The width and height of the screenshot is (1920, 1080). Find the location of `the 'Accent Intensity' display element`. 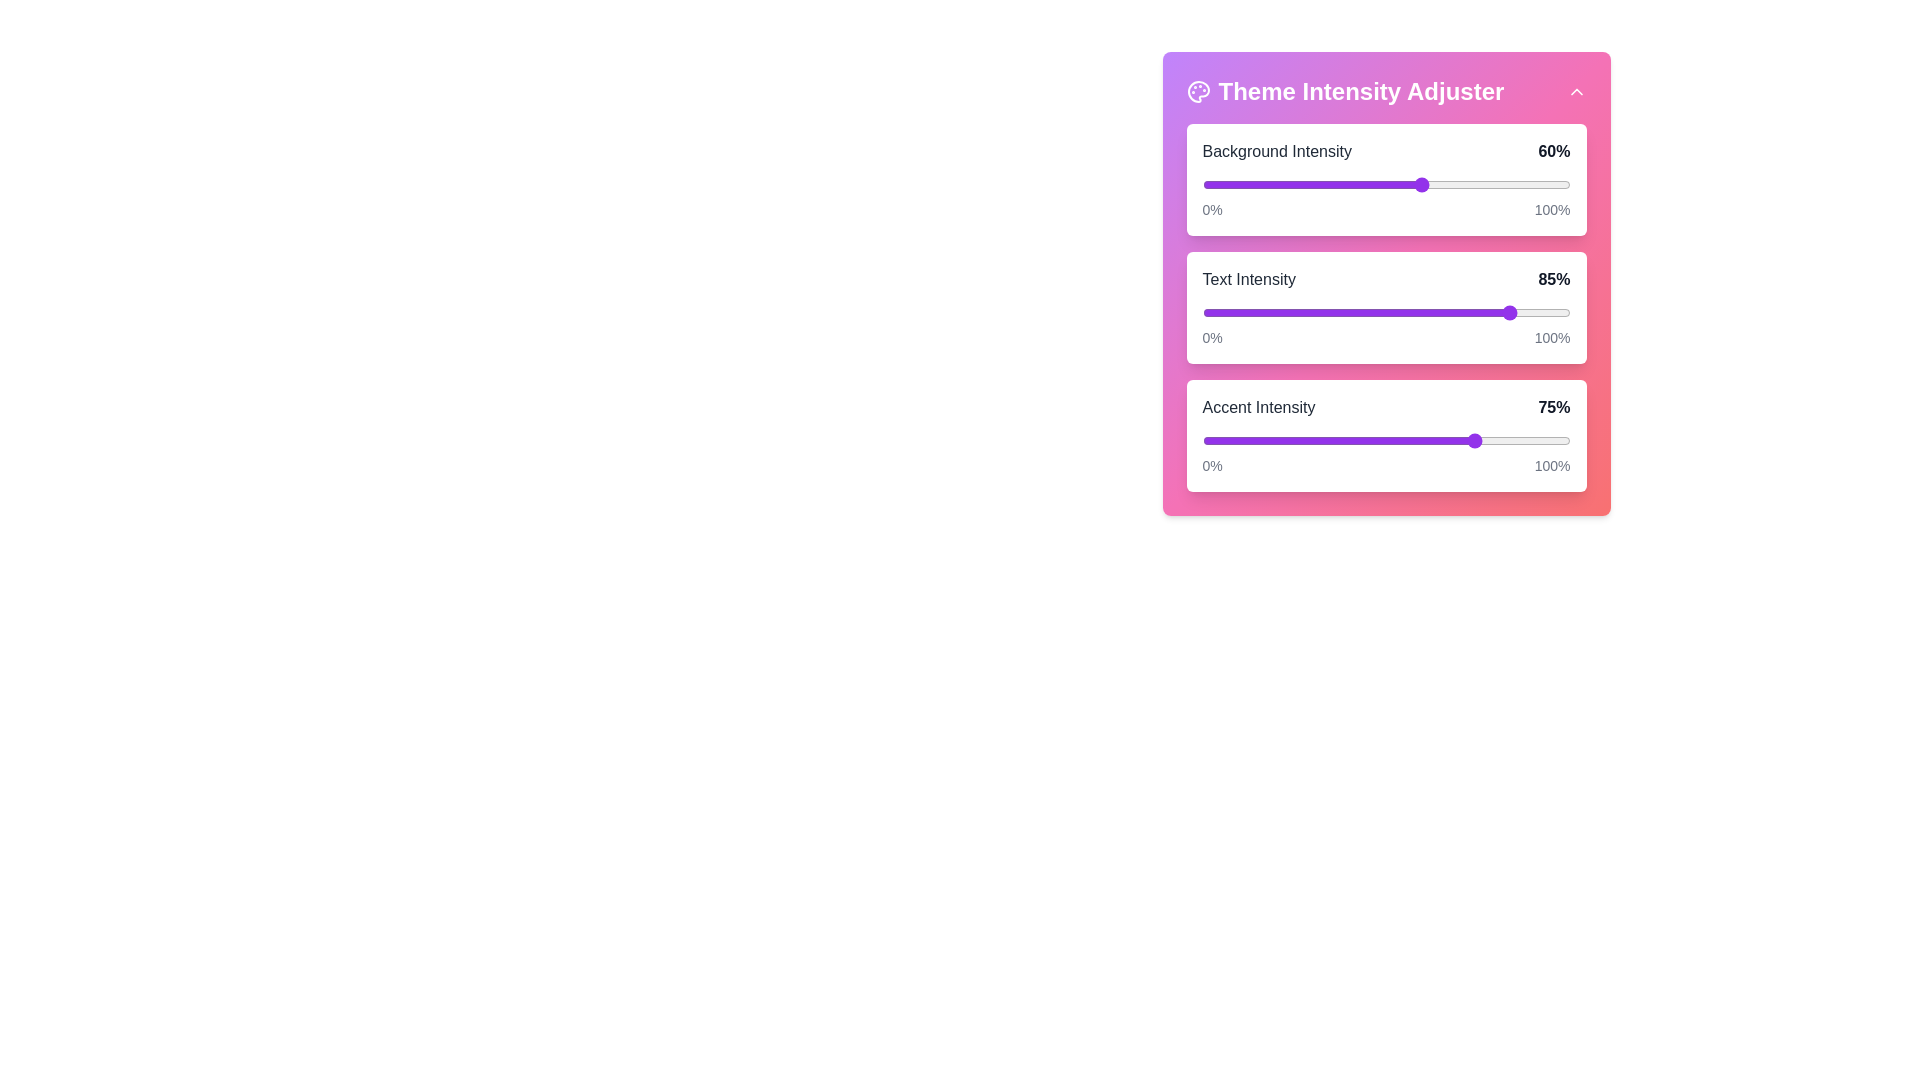

the 'Accent Intensity' display element is located at coordinates (1385, 407).